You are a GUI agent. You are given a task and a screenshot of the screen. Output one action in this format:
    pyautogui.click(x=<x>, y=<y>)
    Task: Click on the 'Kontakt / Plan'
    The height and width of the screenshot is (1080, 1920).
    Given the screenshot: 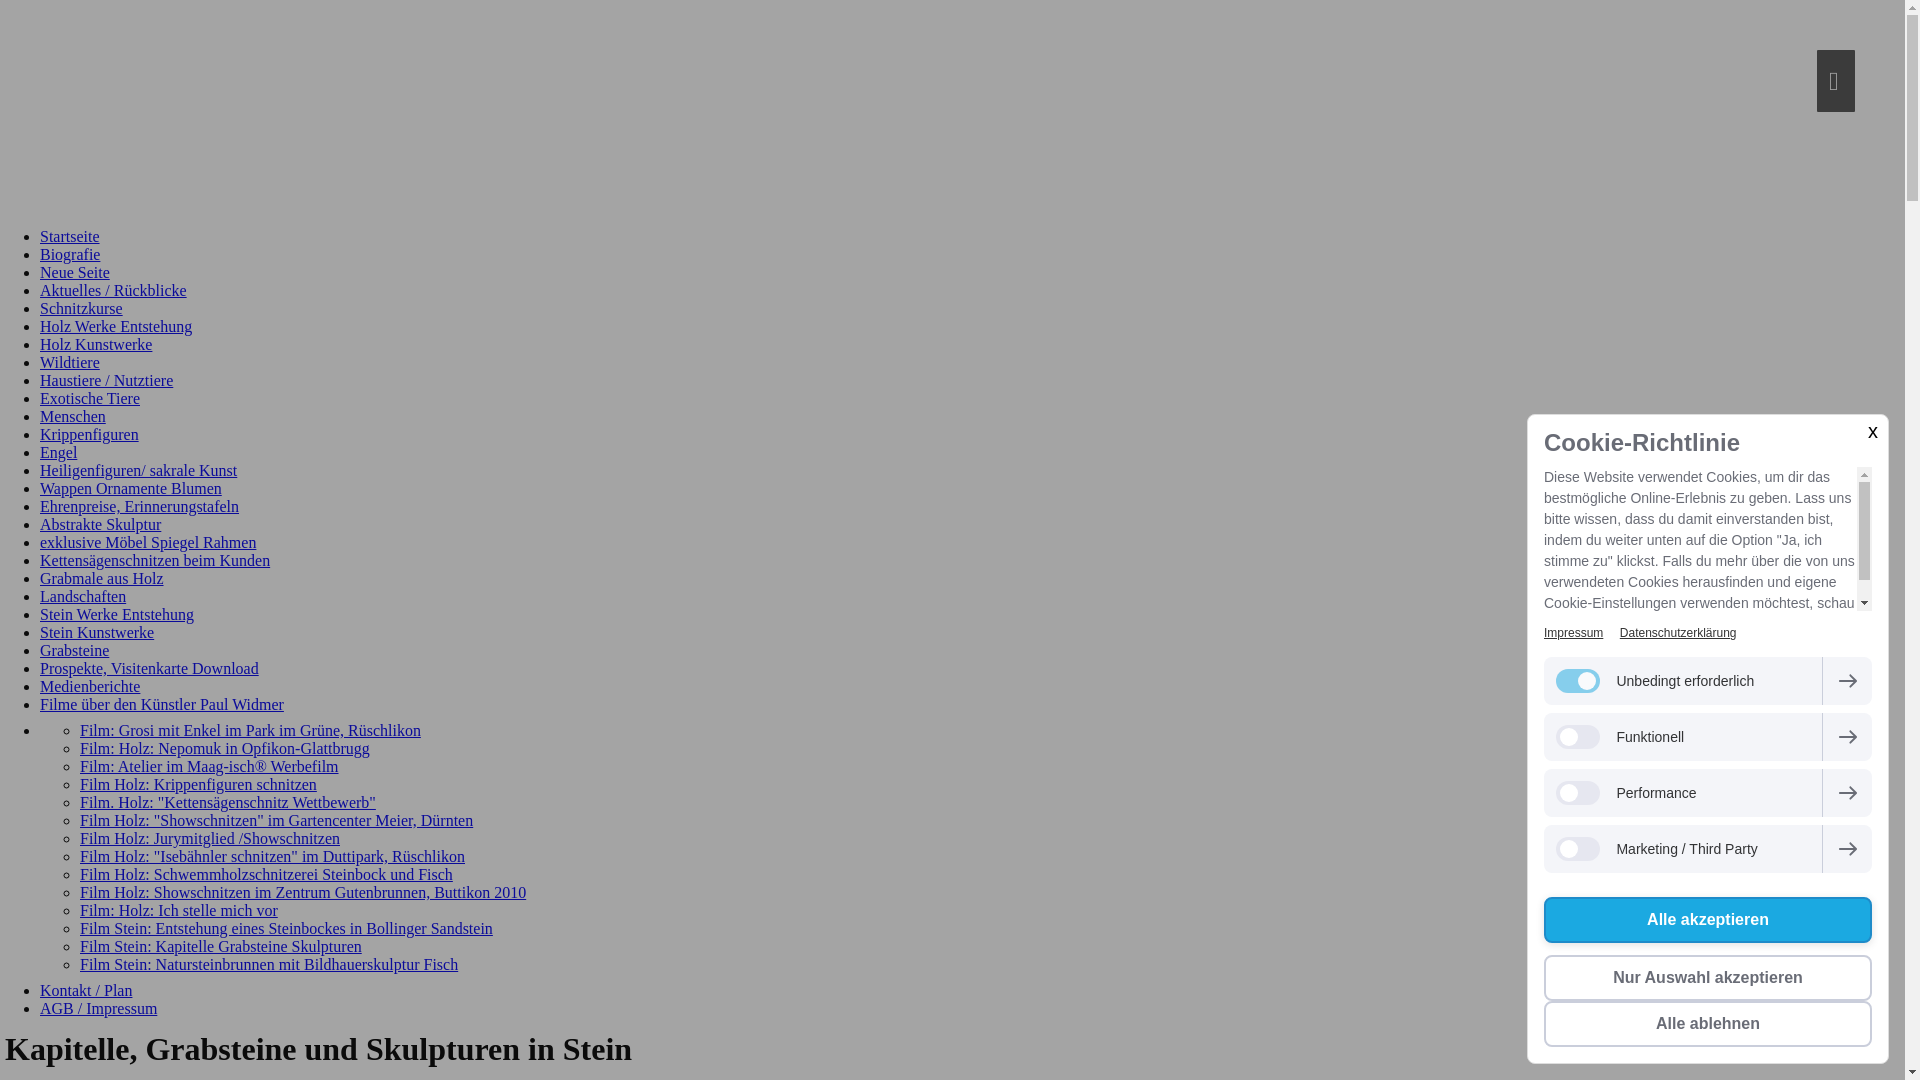 What is the action you would take?
    pyautogui.click(x=85, y=990)
    